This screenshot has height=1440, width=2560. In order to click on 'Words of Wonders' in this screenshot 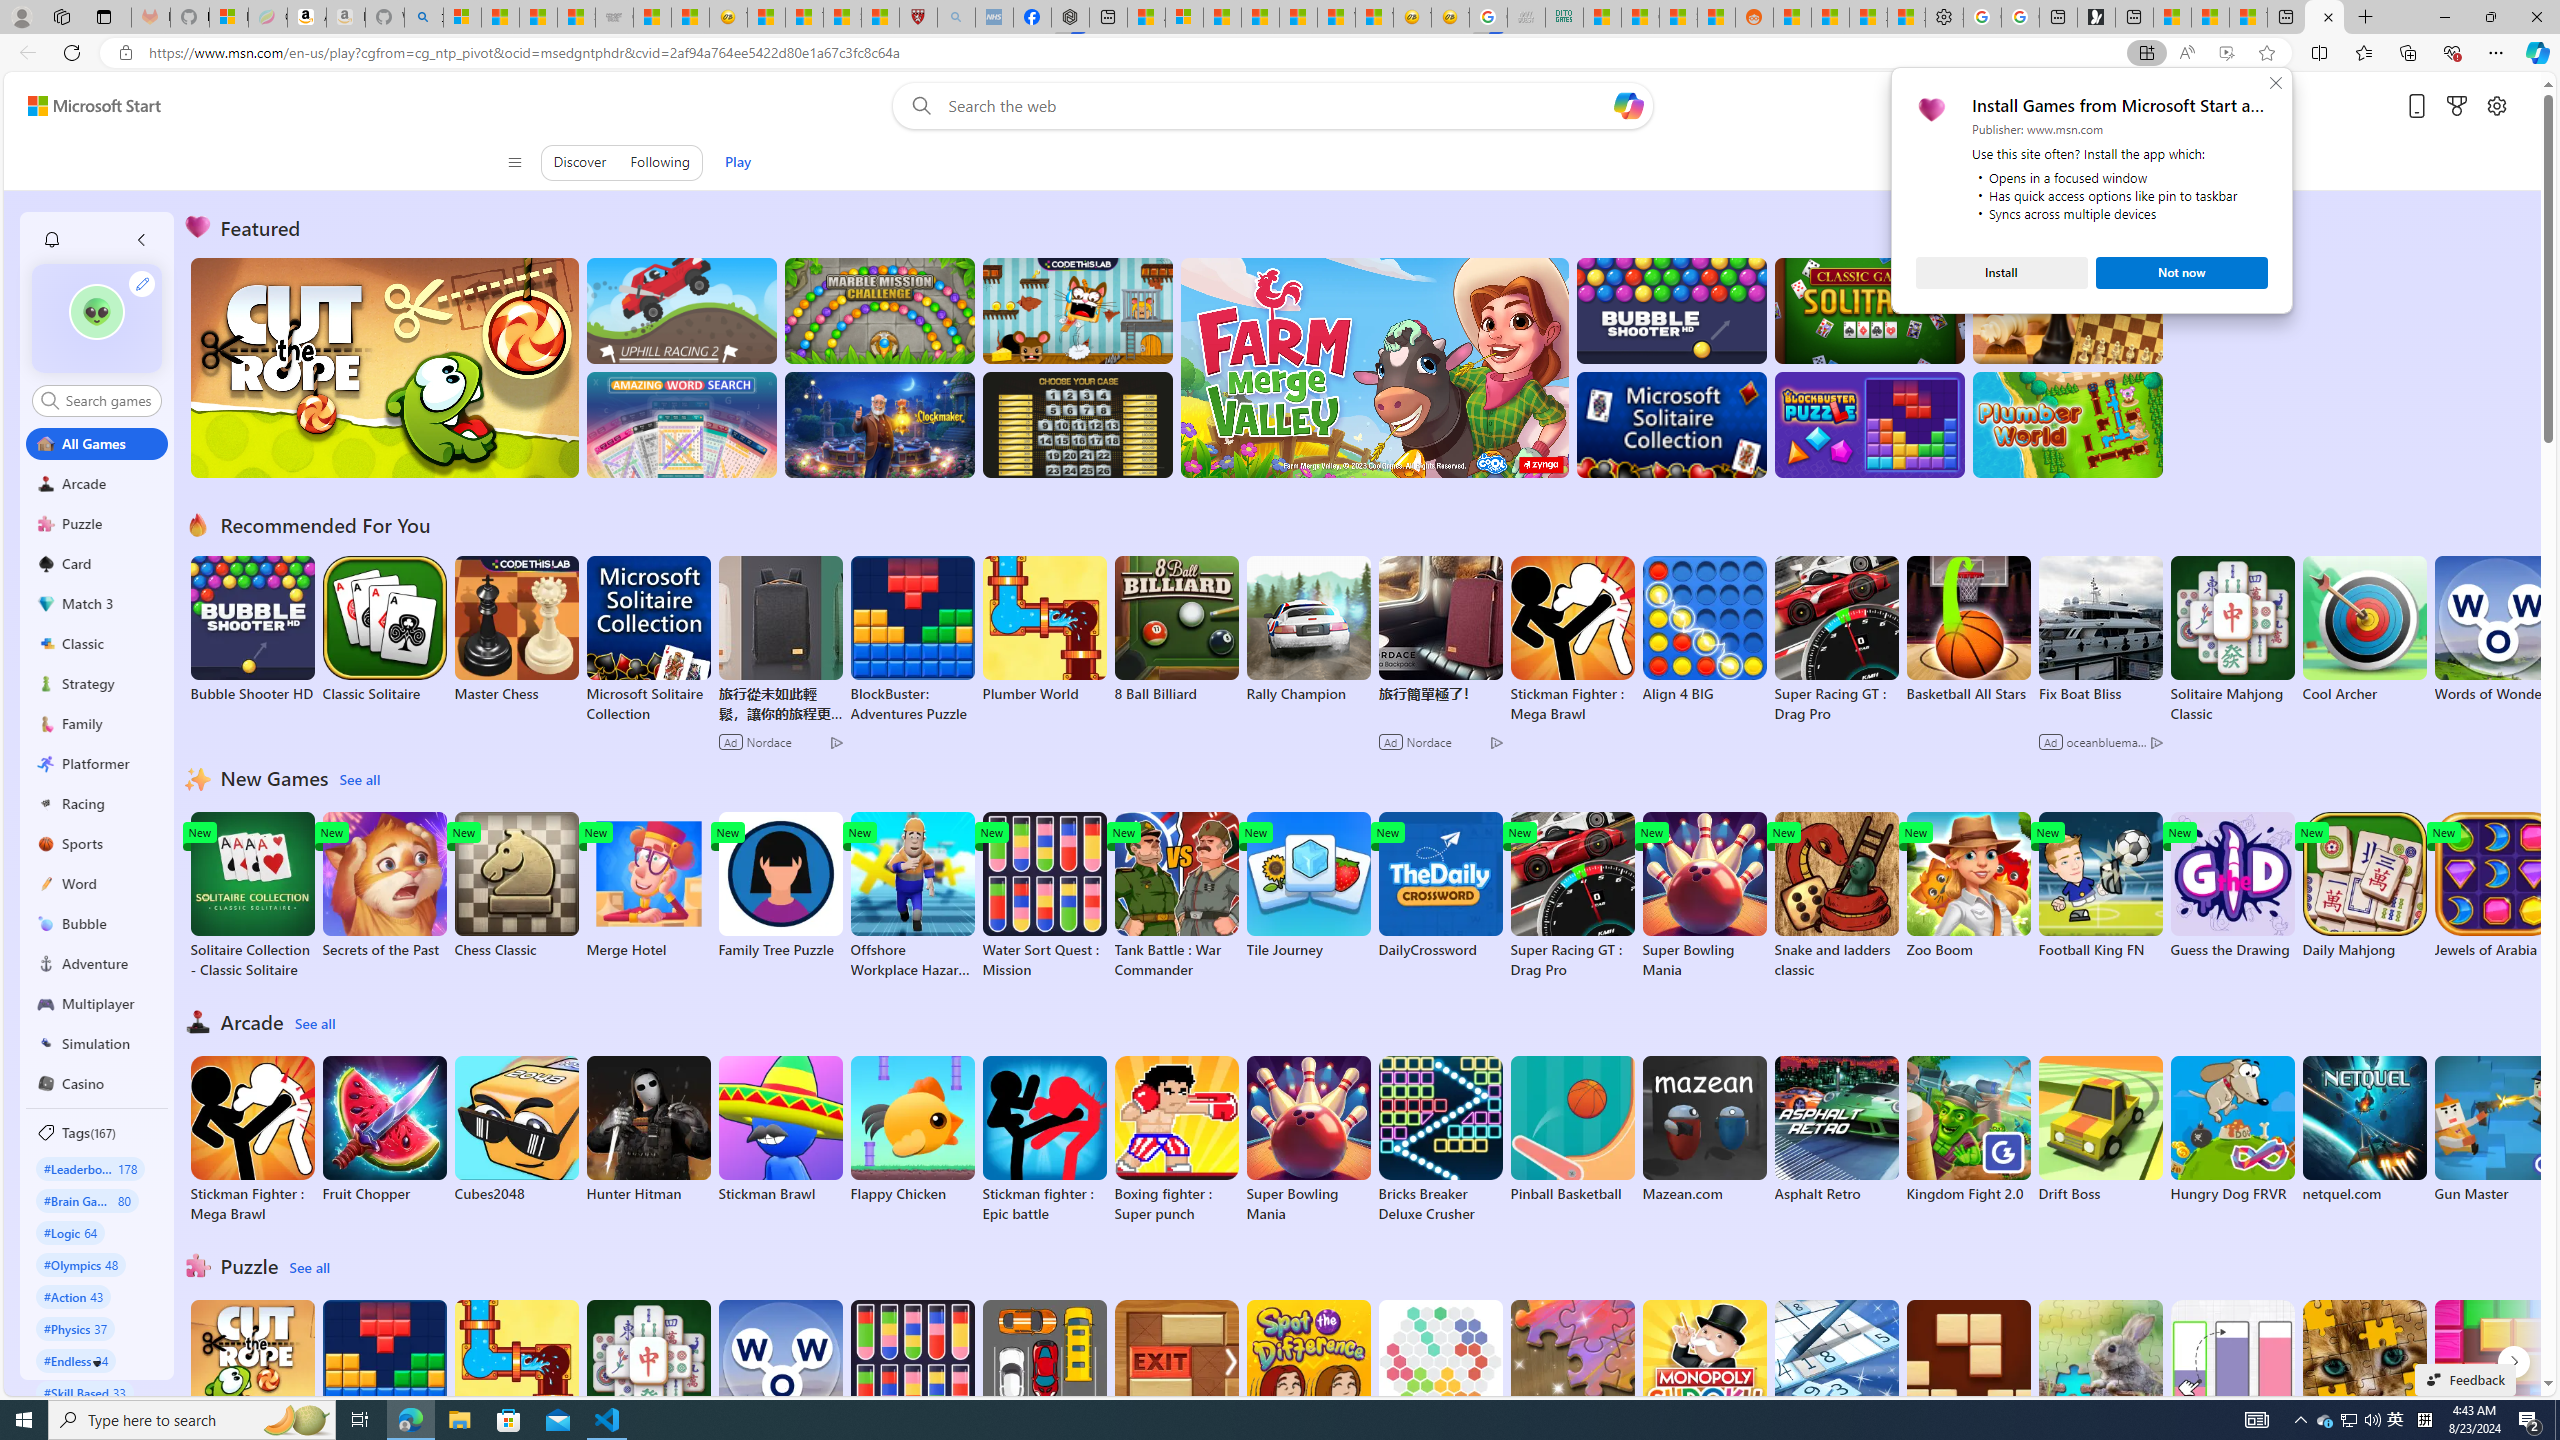, I will do `click(778, 1374)`.